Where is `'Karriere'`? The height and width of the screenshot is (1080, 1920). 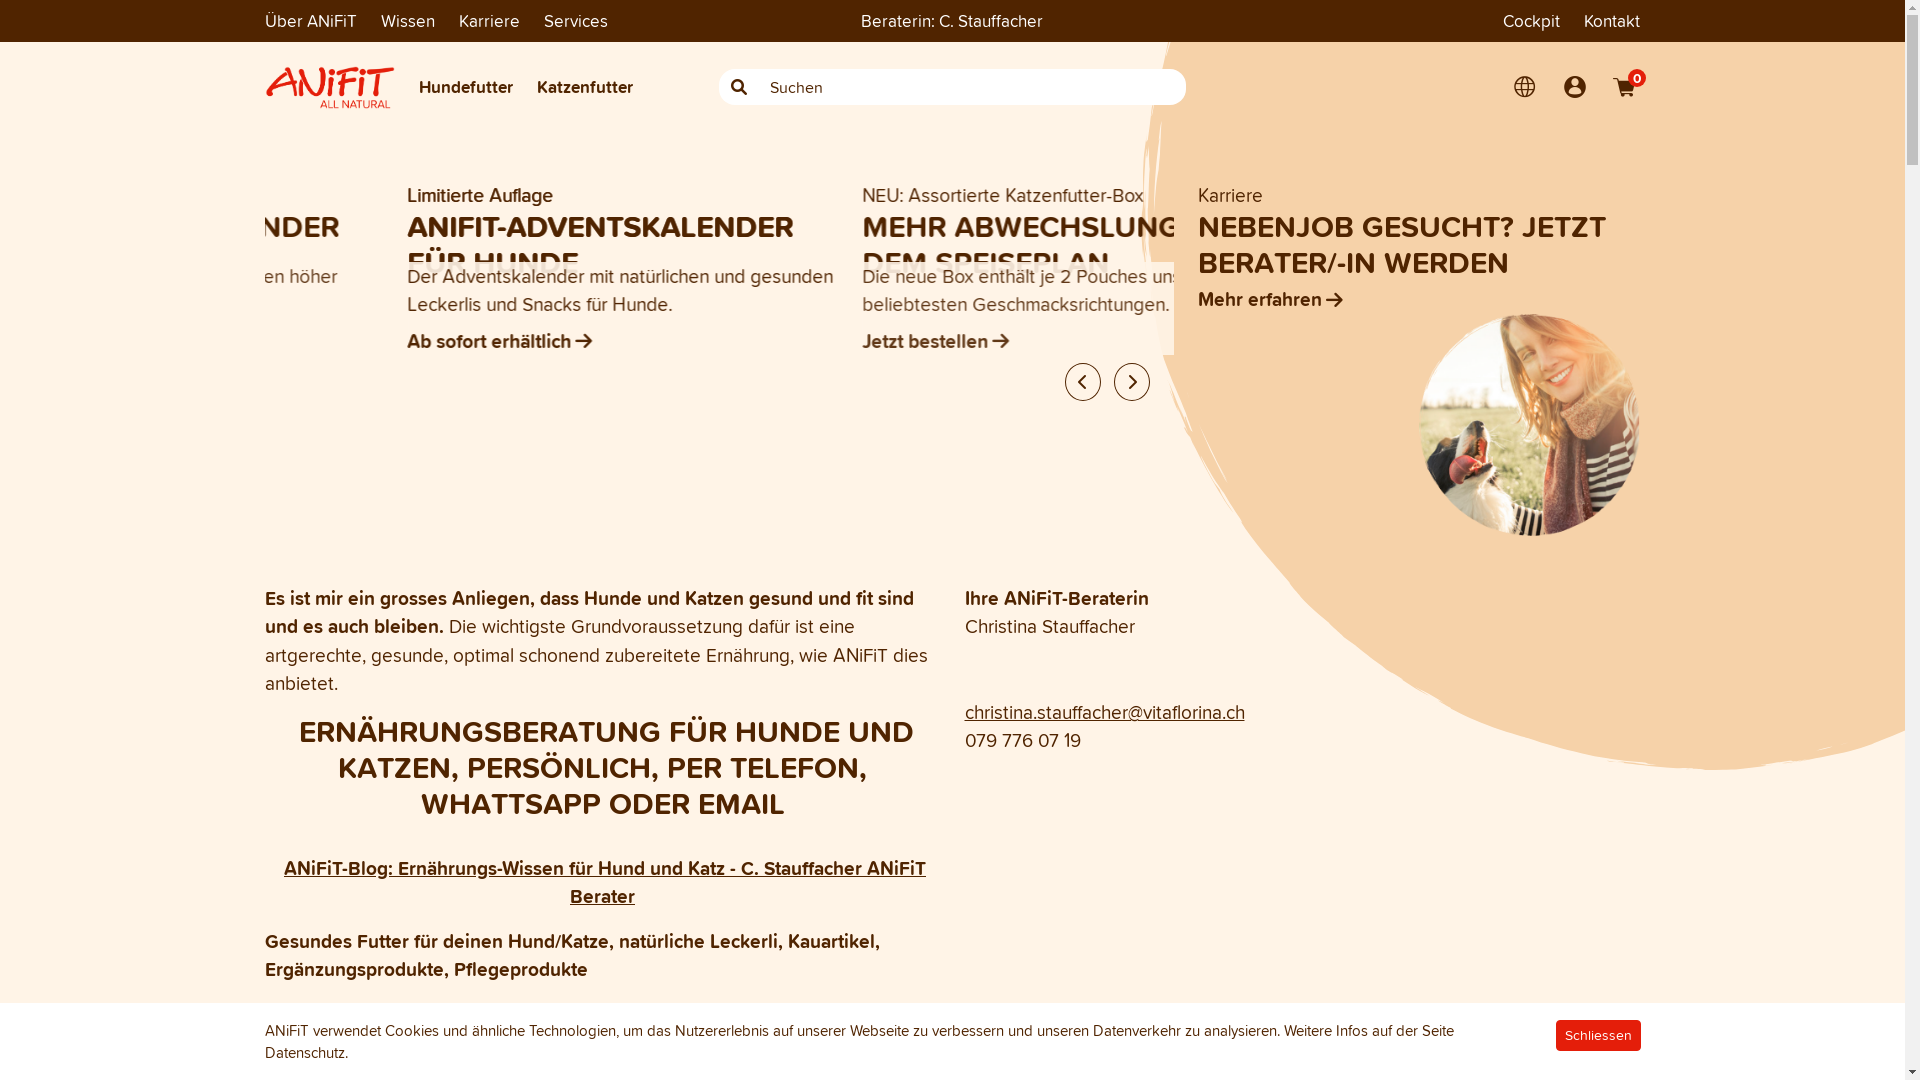
'Karriere' is located at coordinates (488, 20).